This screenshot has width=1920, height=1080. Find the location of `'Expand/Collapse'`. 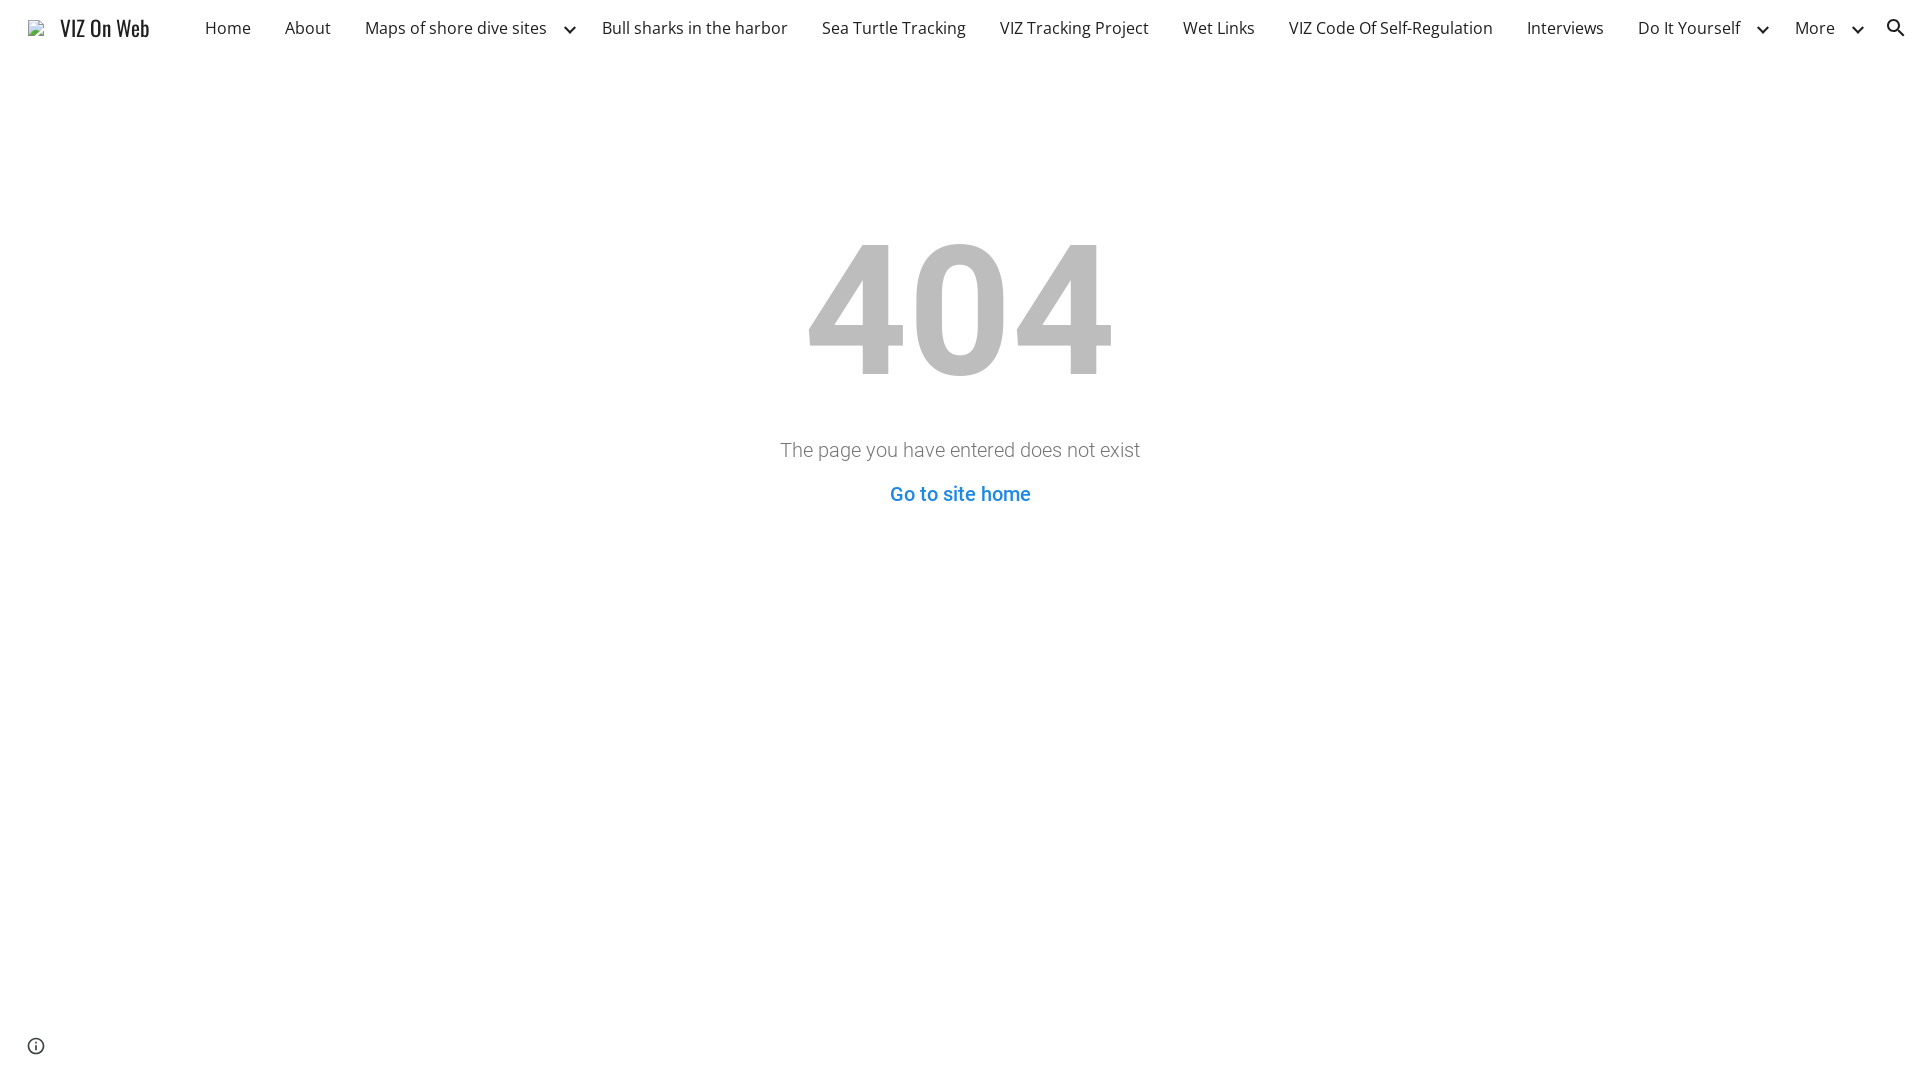

'Expand/Collapse' is located at coordinates (1856, 27).